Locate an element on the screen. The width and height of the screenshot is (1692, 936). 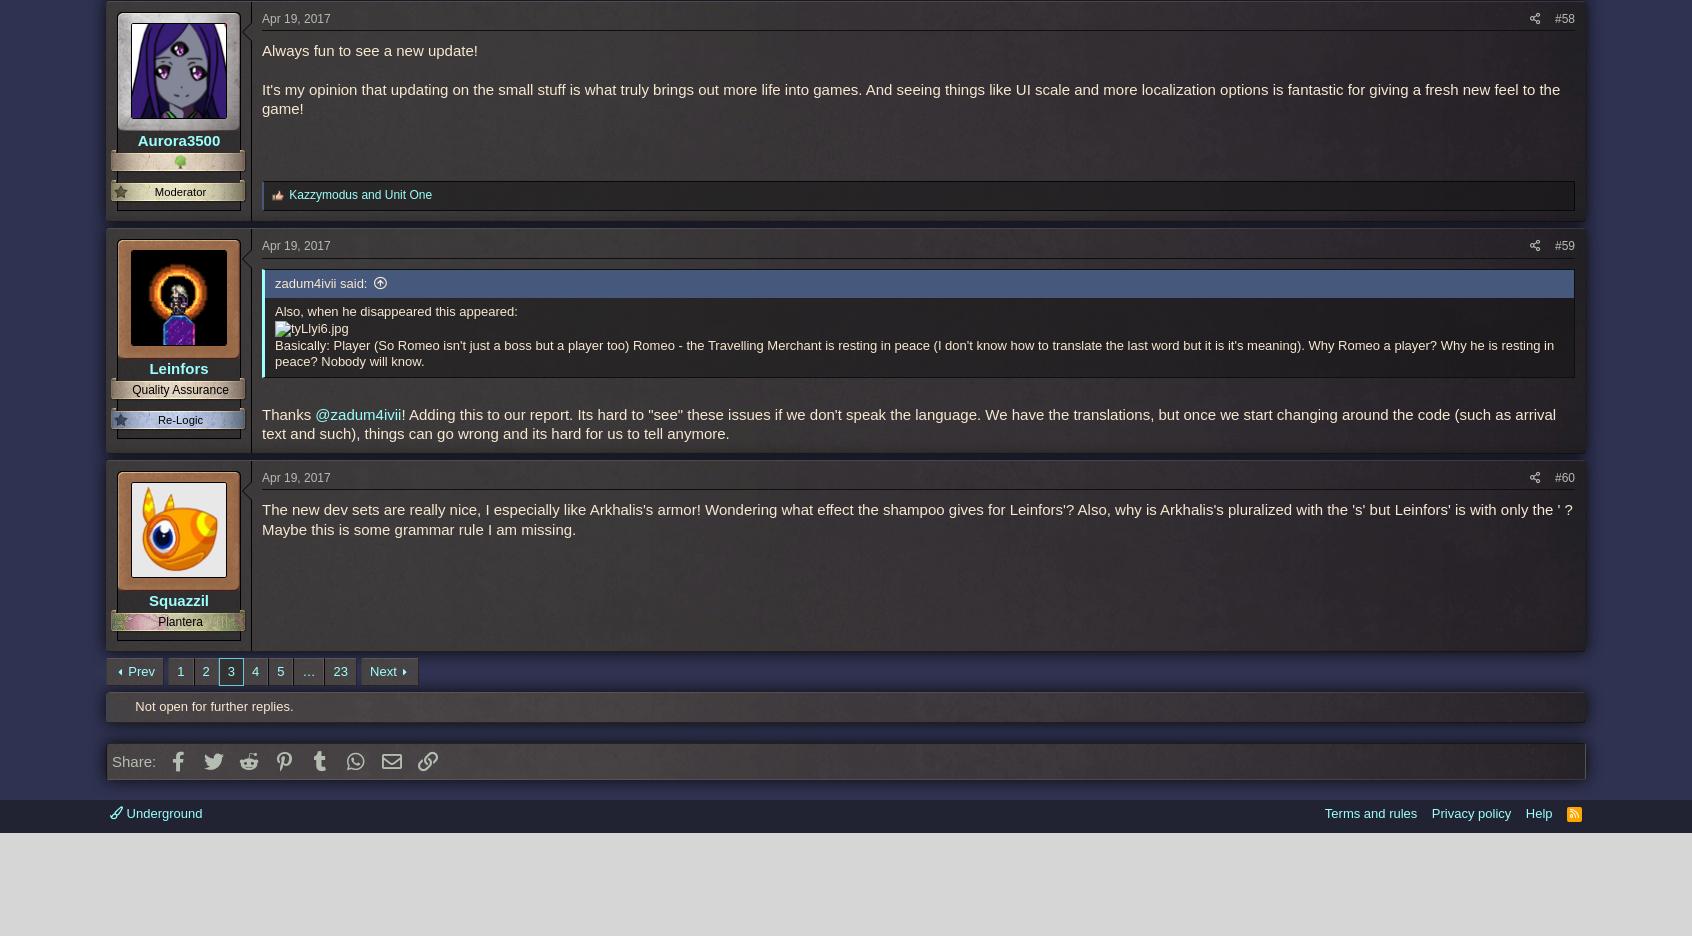
'Moderator' is located at coordinates (179, 190).